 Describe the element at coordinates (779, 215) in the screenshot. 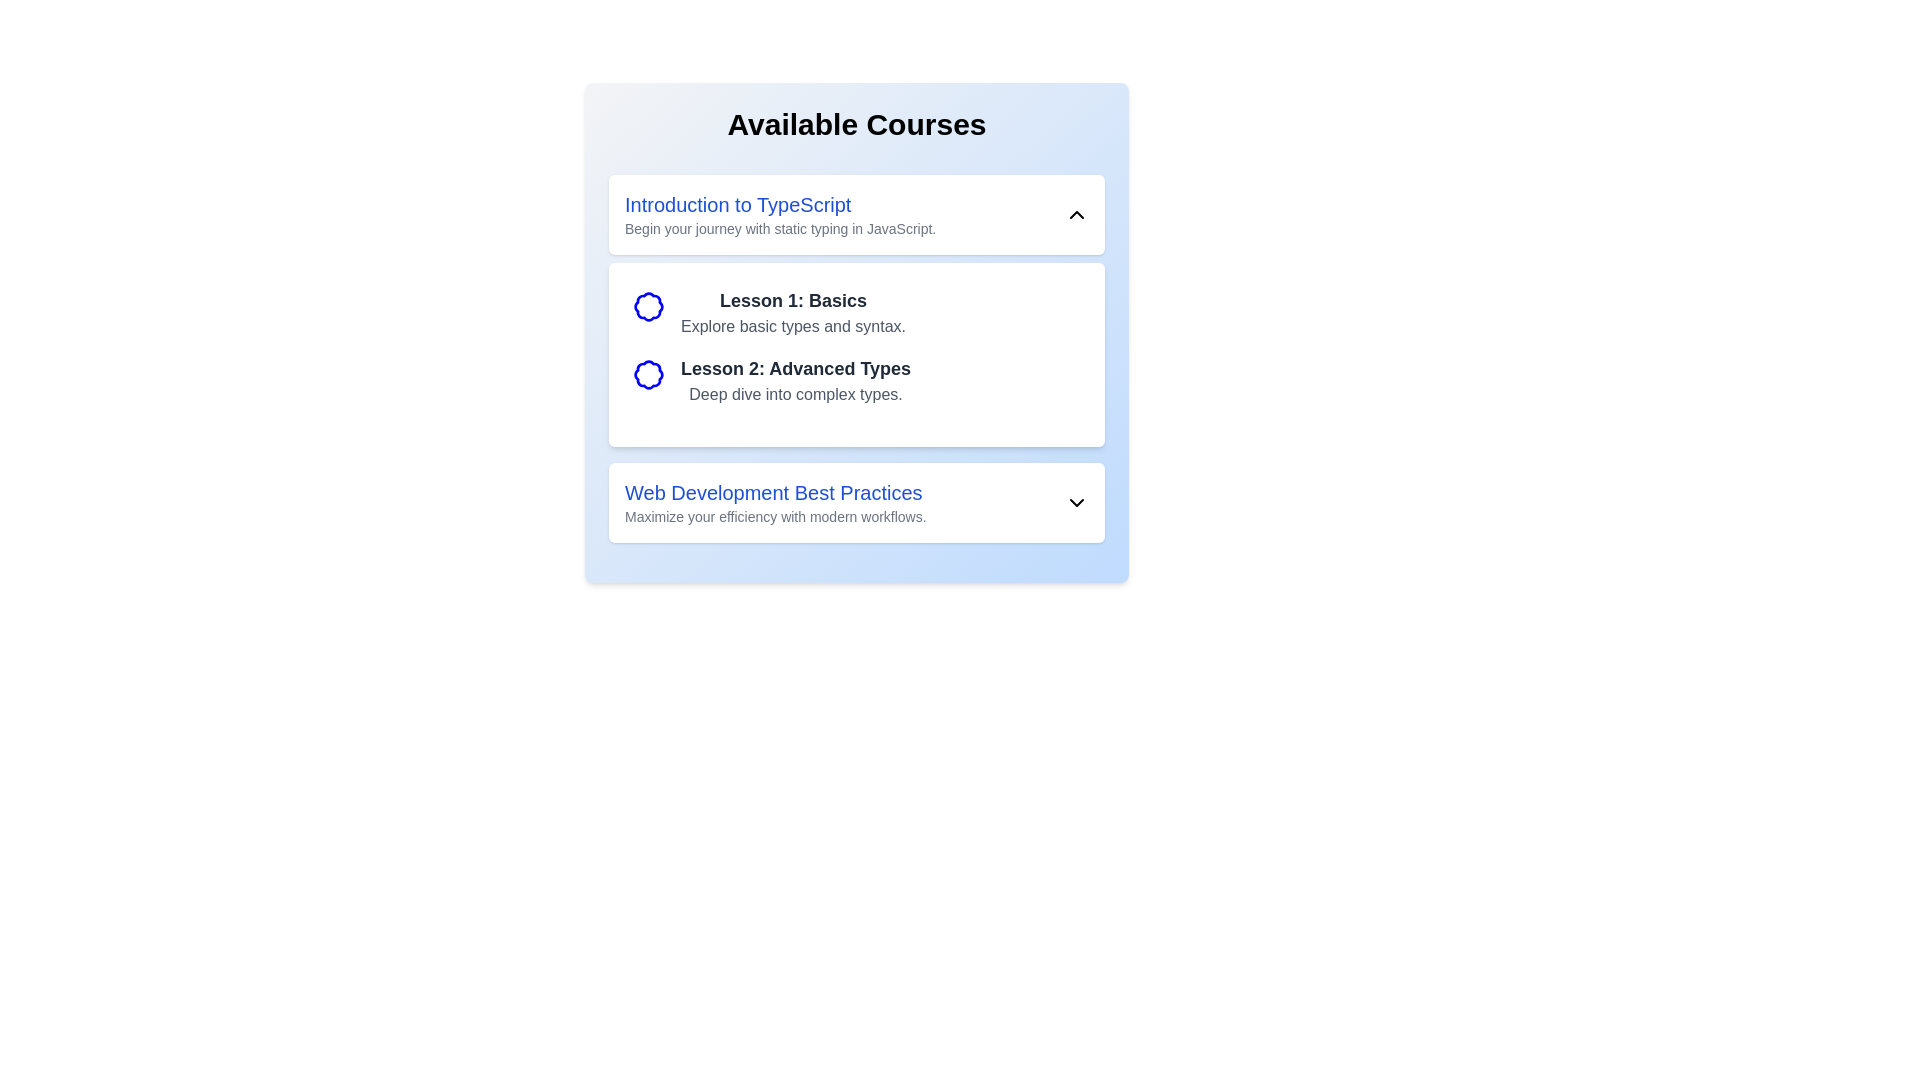

I see `the text block that serves as the title and description for the introductory TypeScript course` at that location.